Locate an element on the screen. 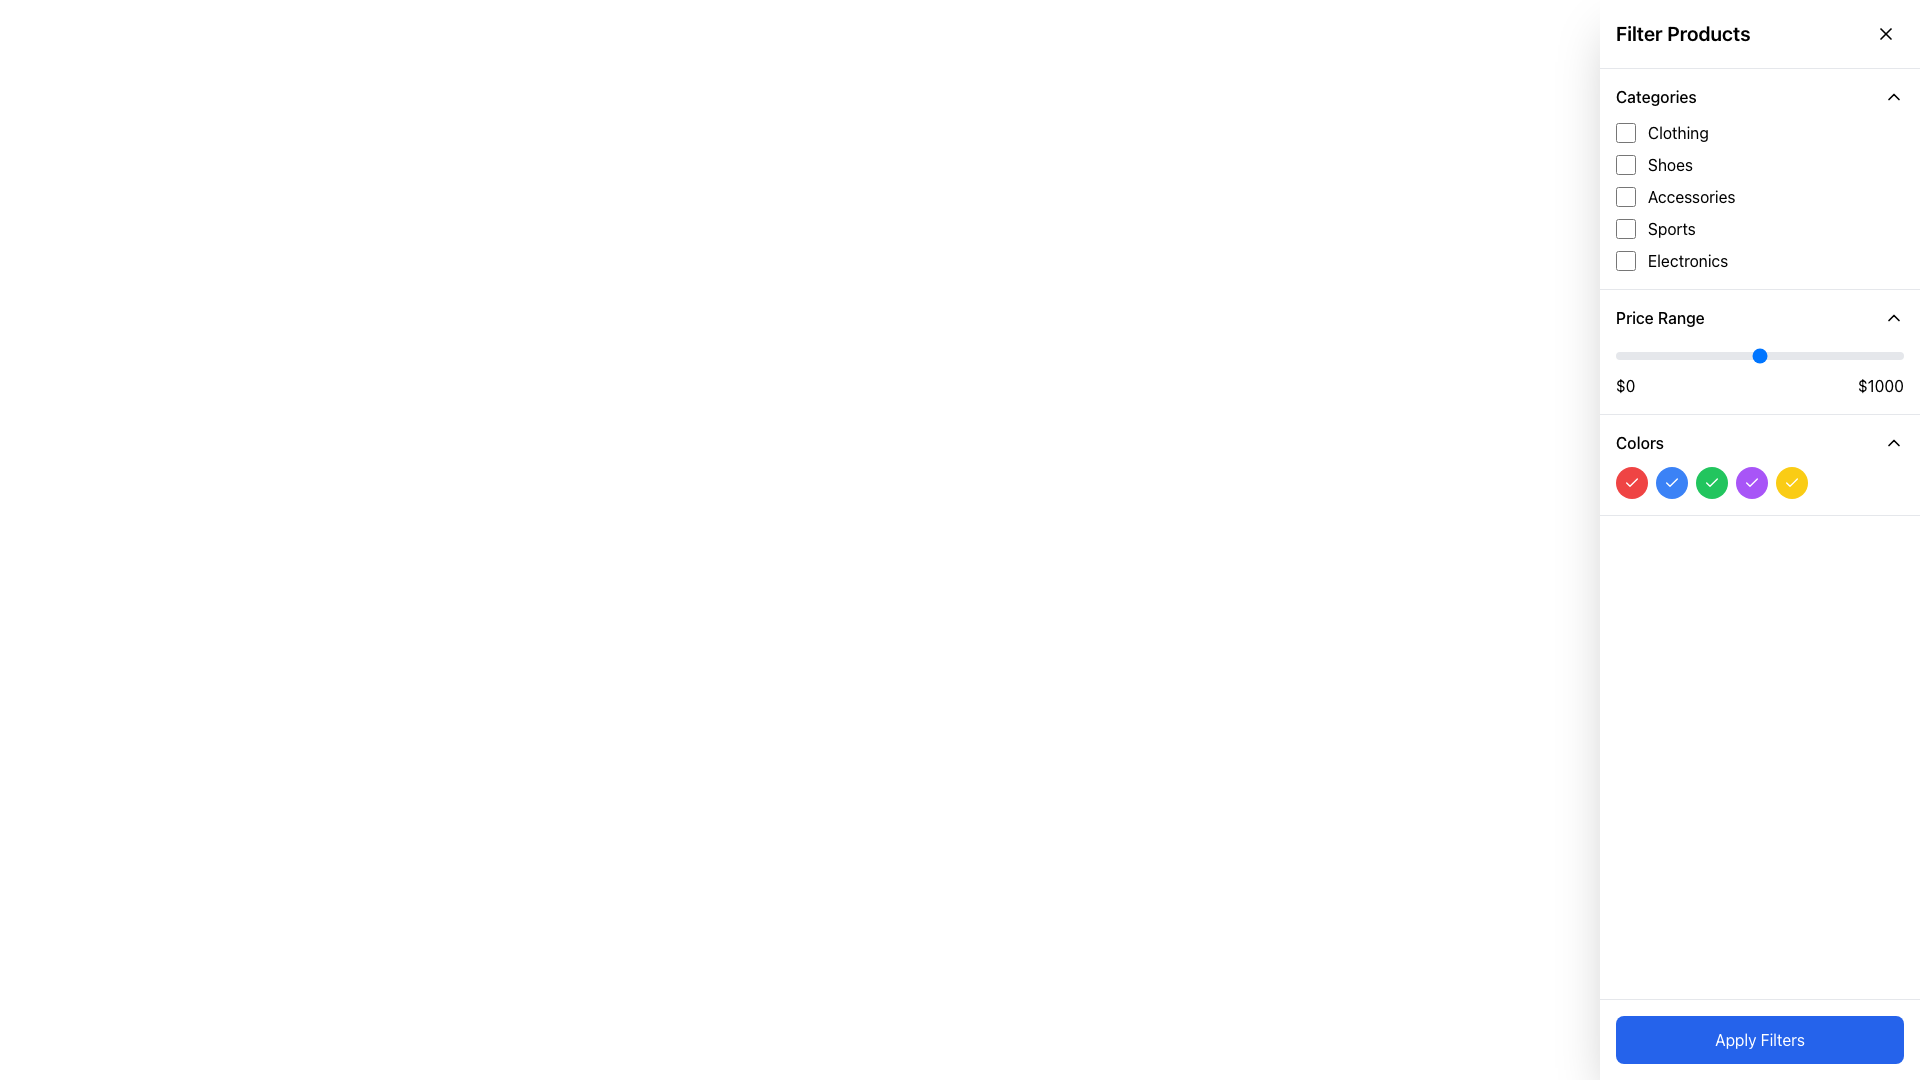 The width and height of the screenshot is (1920, 1080). the blue color filter button icon, which is the second circular button in the 'Colors' filter section is located at coordinates (1671, 482).